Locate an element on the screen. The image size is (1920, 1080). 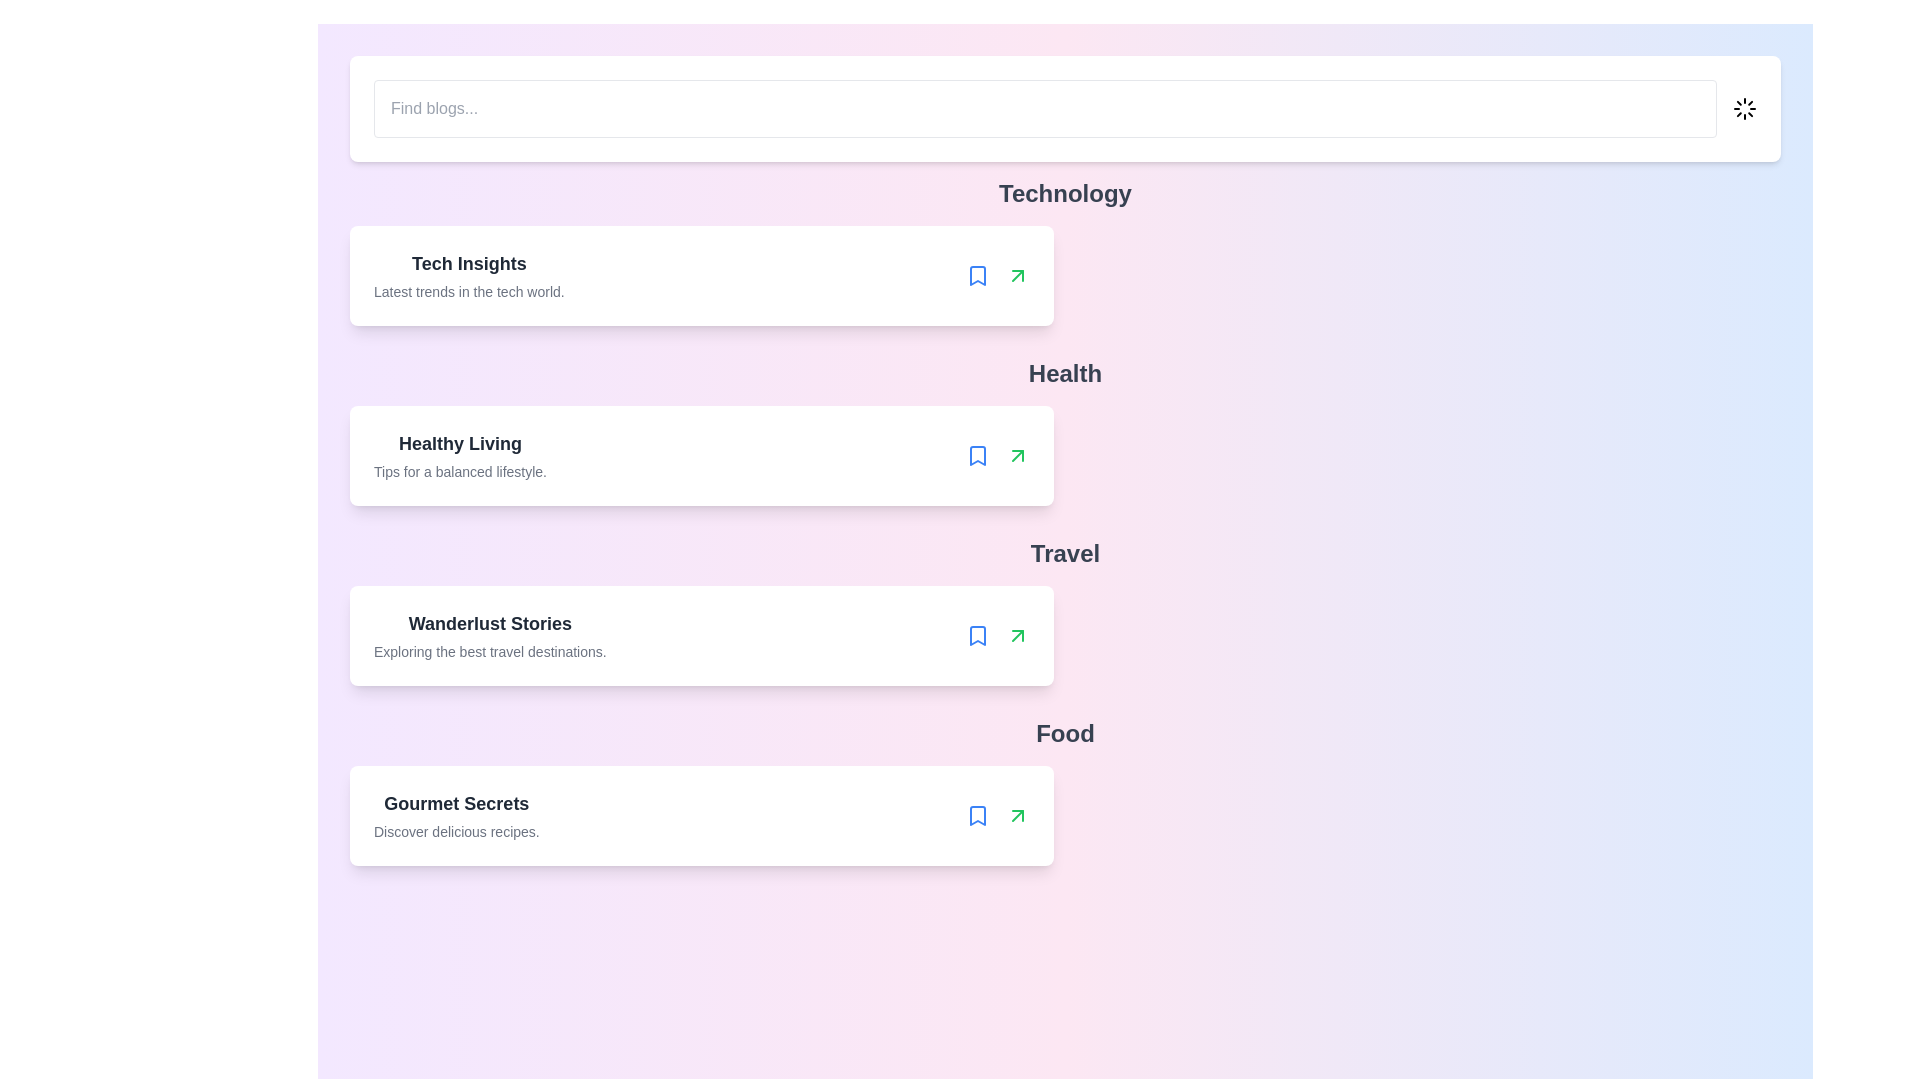
text label 'Tech Insights' located at the top of the white section card under the 'Technology' category is located at coordinates (468, 262).